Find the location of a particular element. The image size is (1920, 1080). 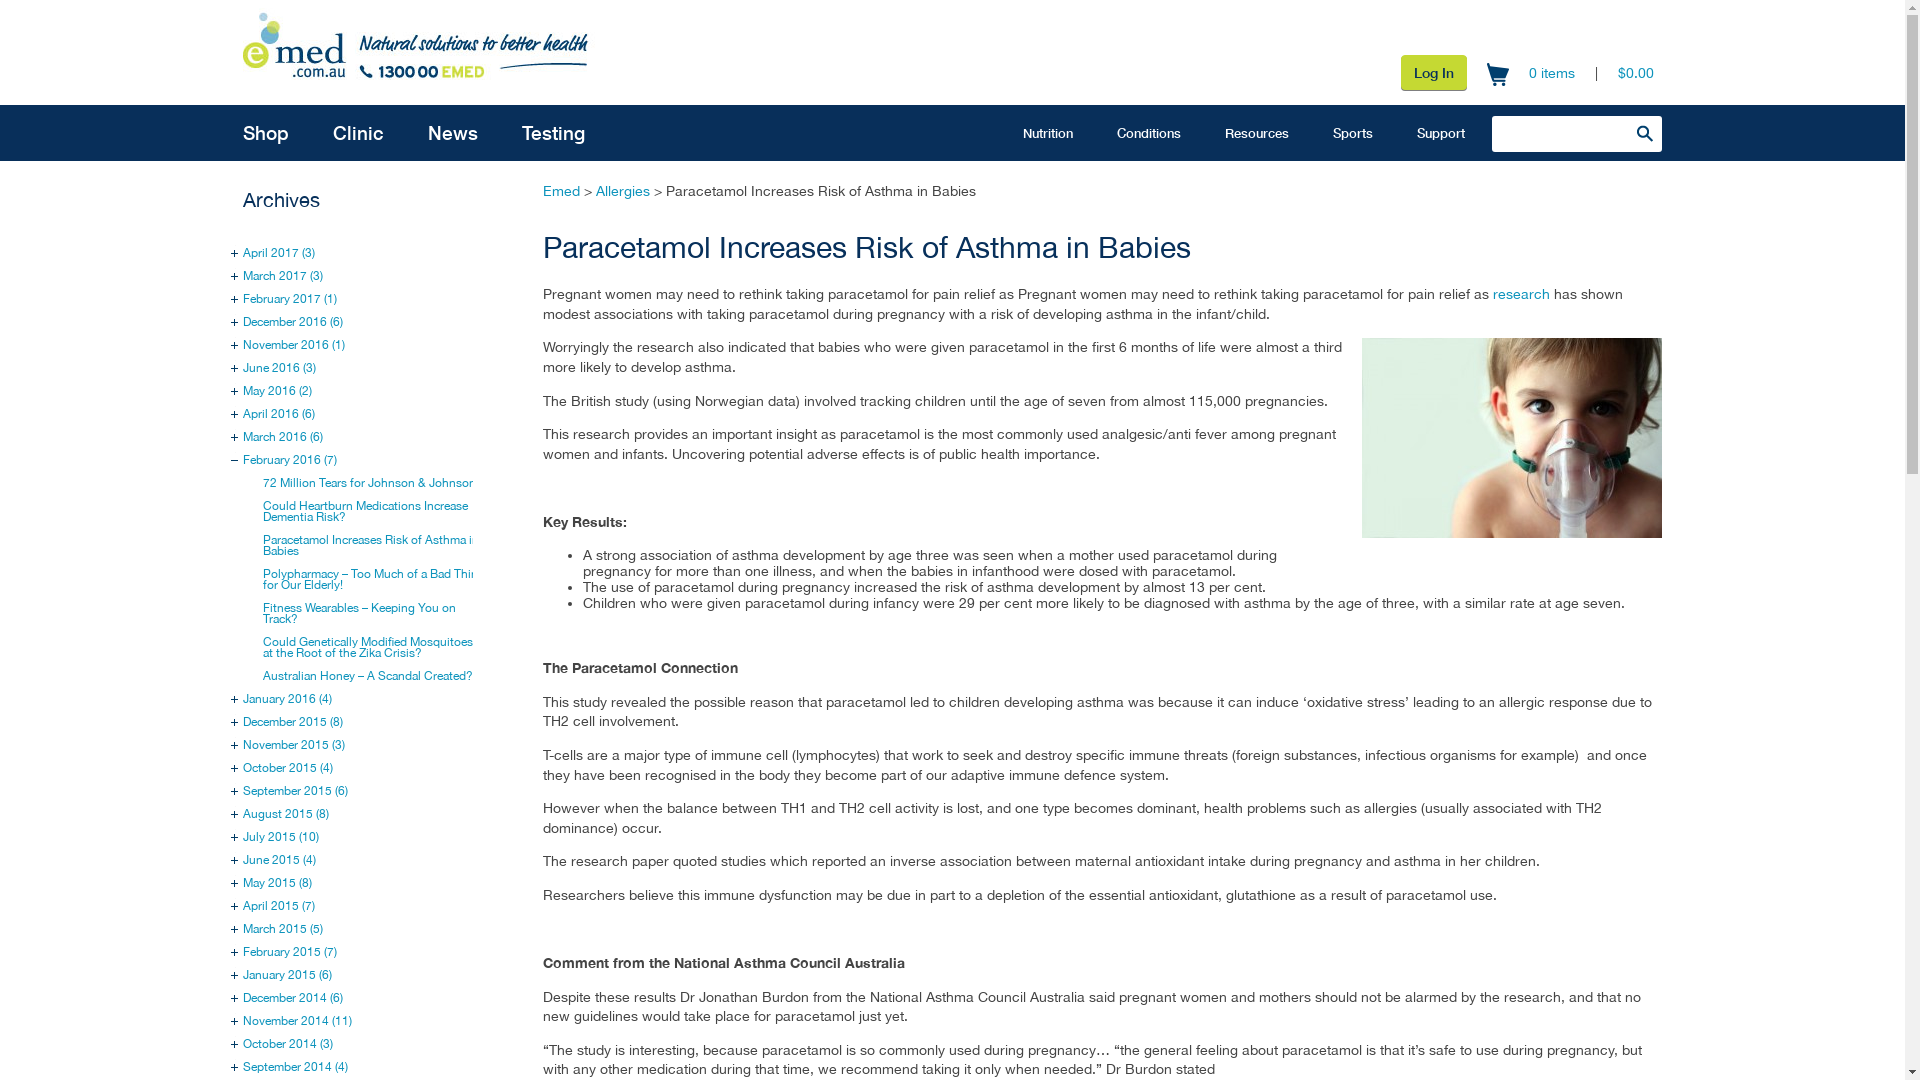

'July 2015 (10)' is located at coordinates (280, 837).